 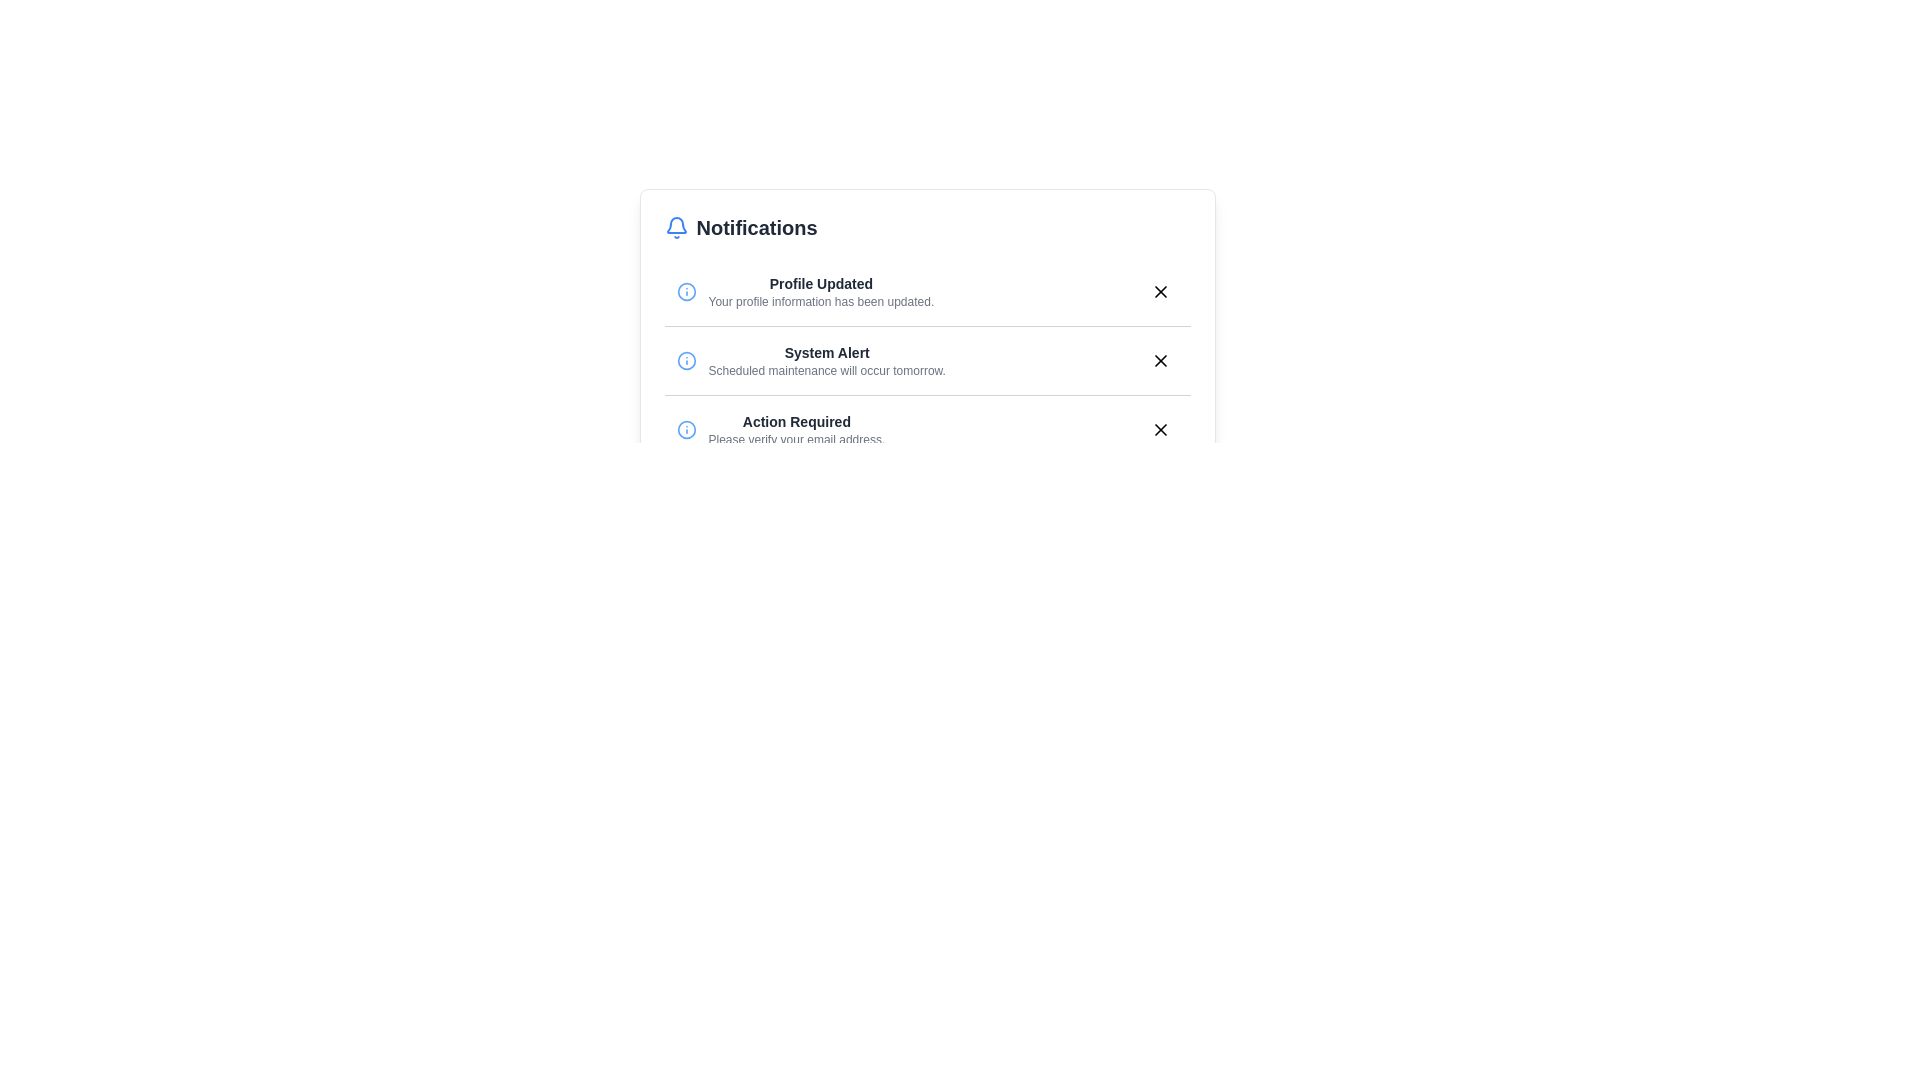 I want to click on the third notification item in the Notifications list, so click(x=926, y=428).